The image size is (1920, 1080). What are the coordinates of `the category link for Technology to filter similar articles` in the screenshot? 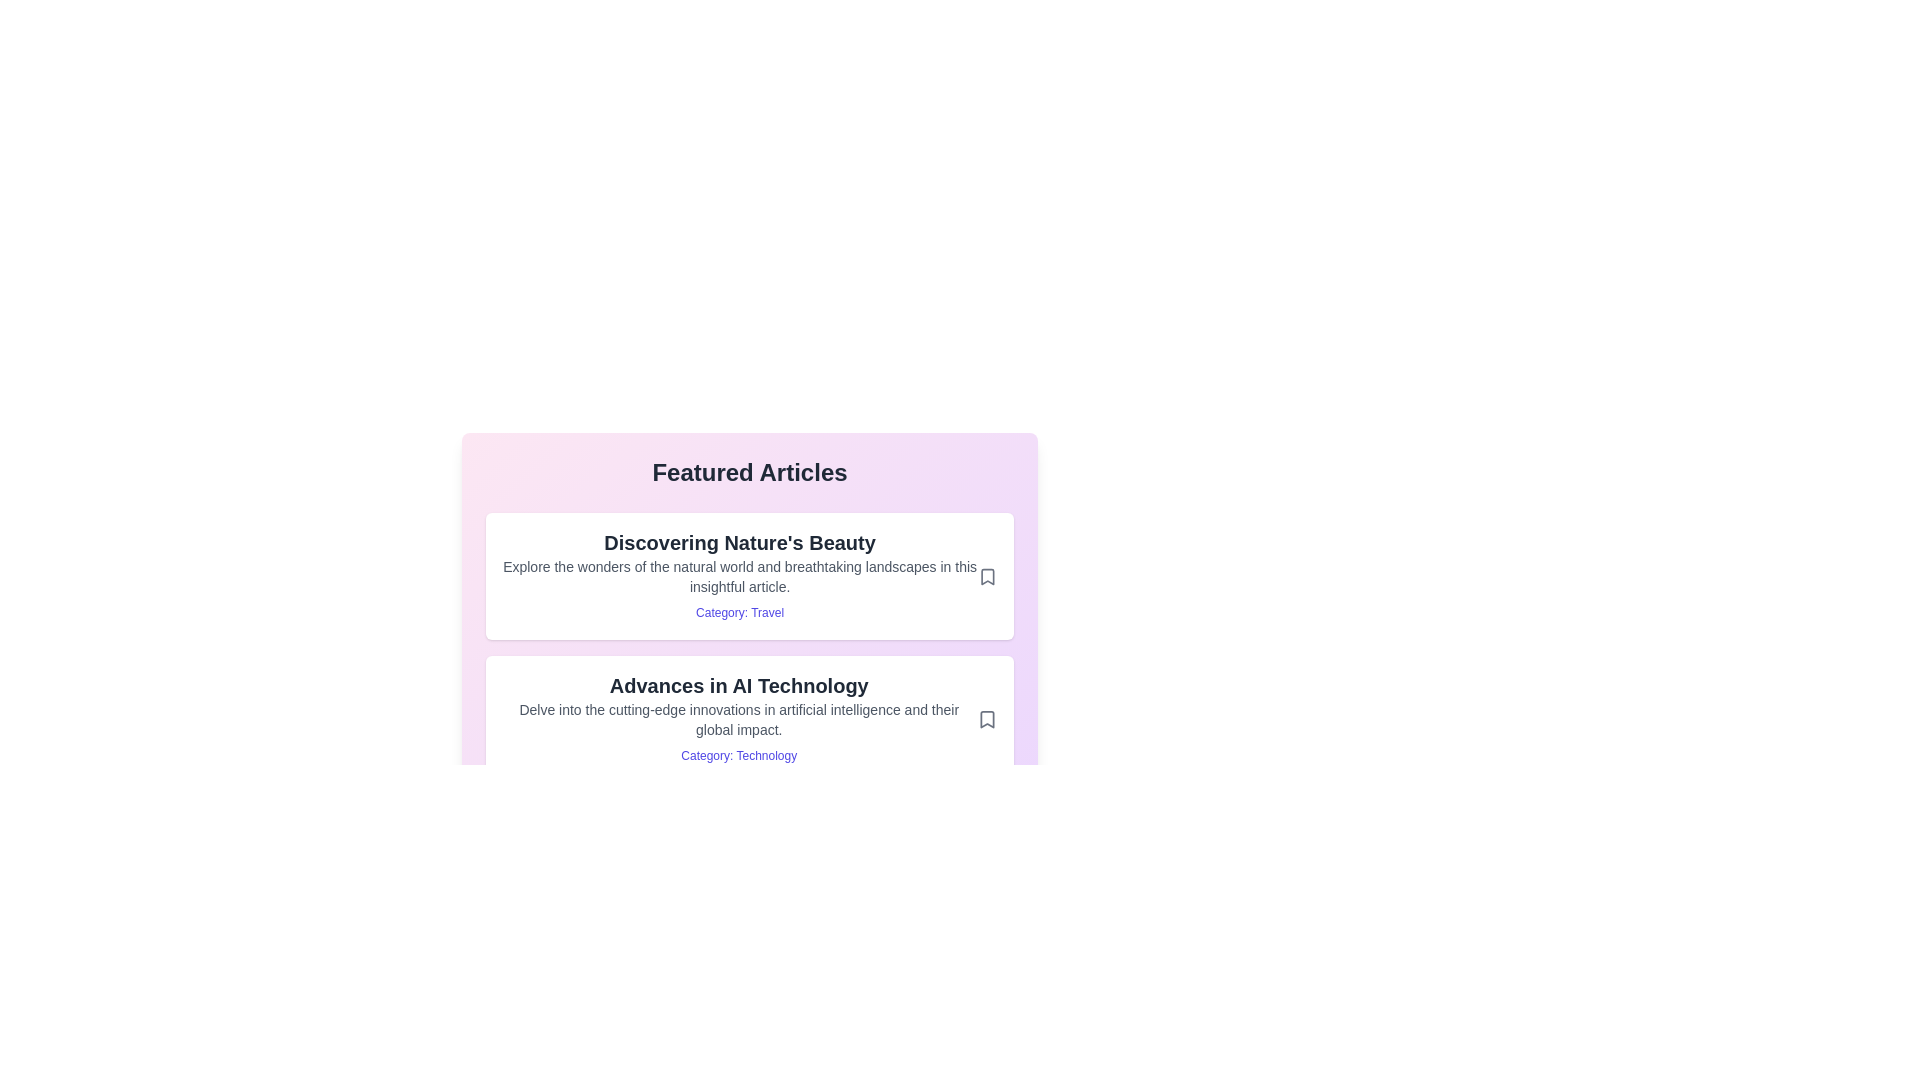 It's located at (738, 756).